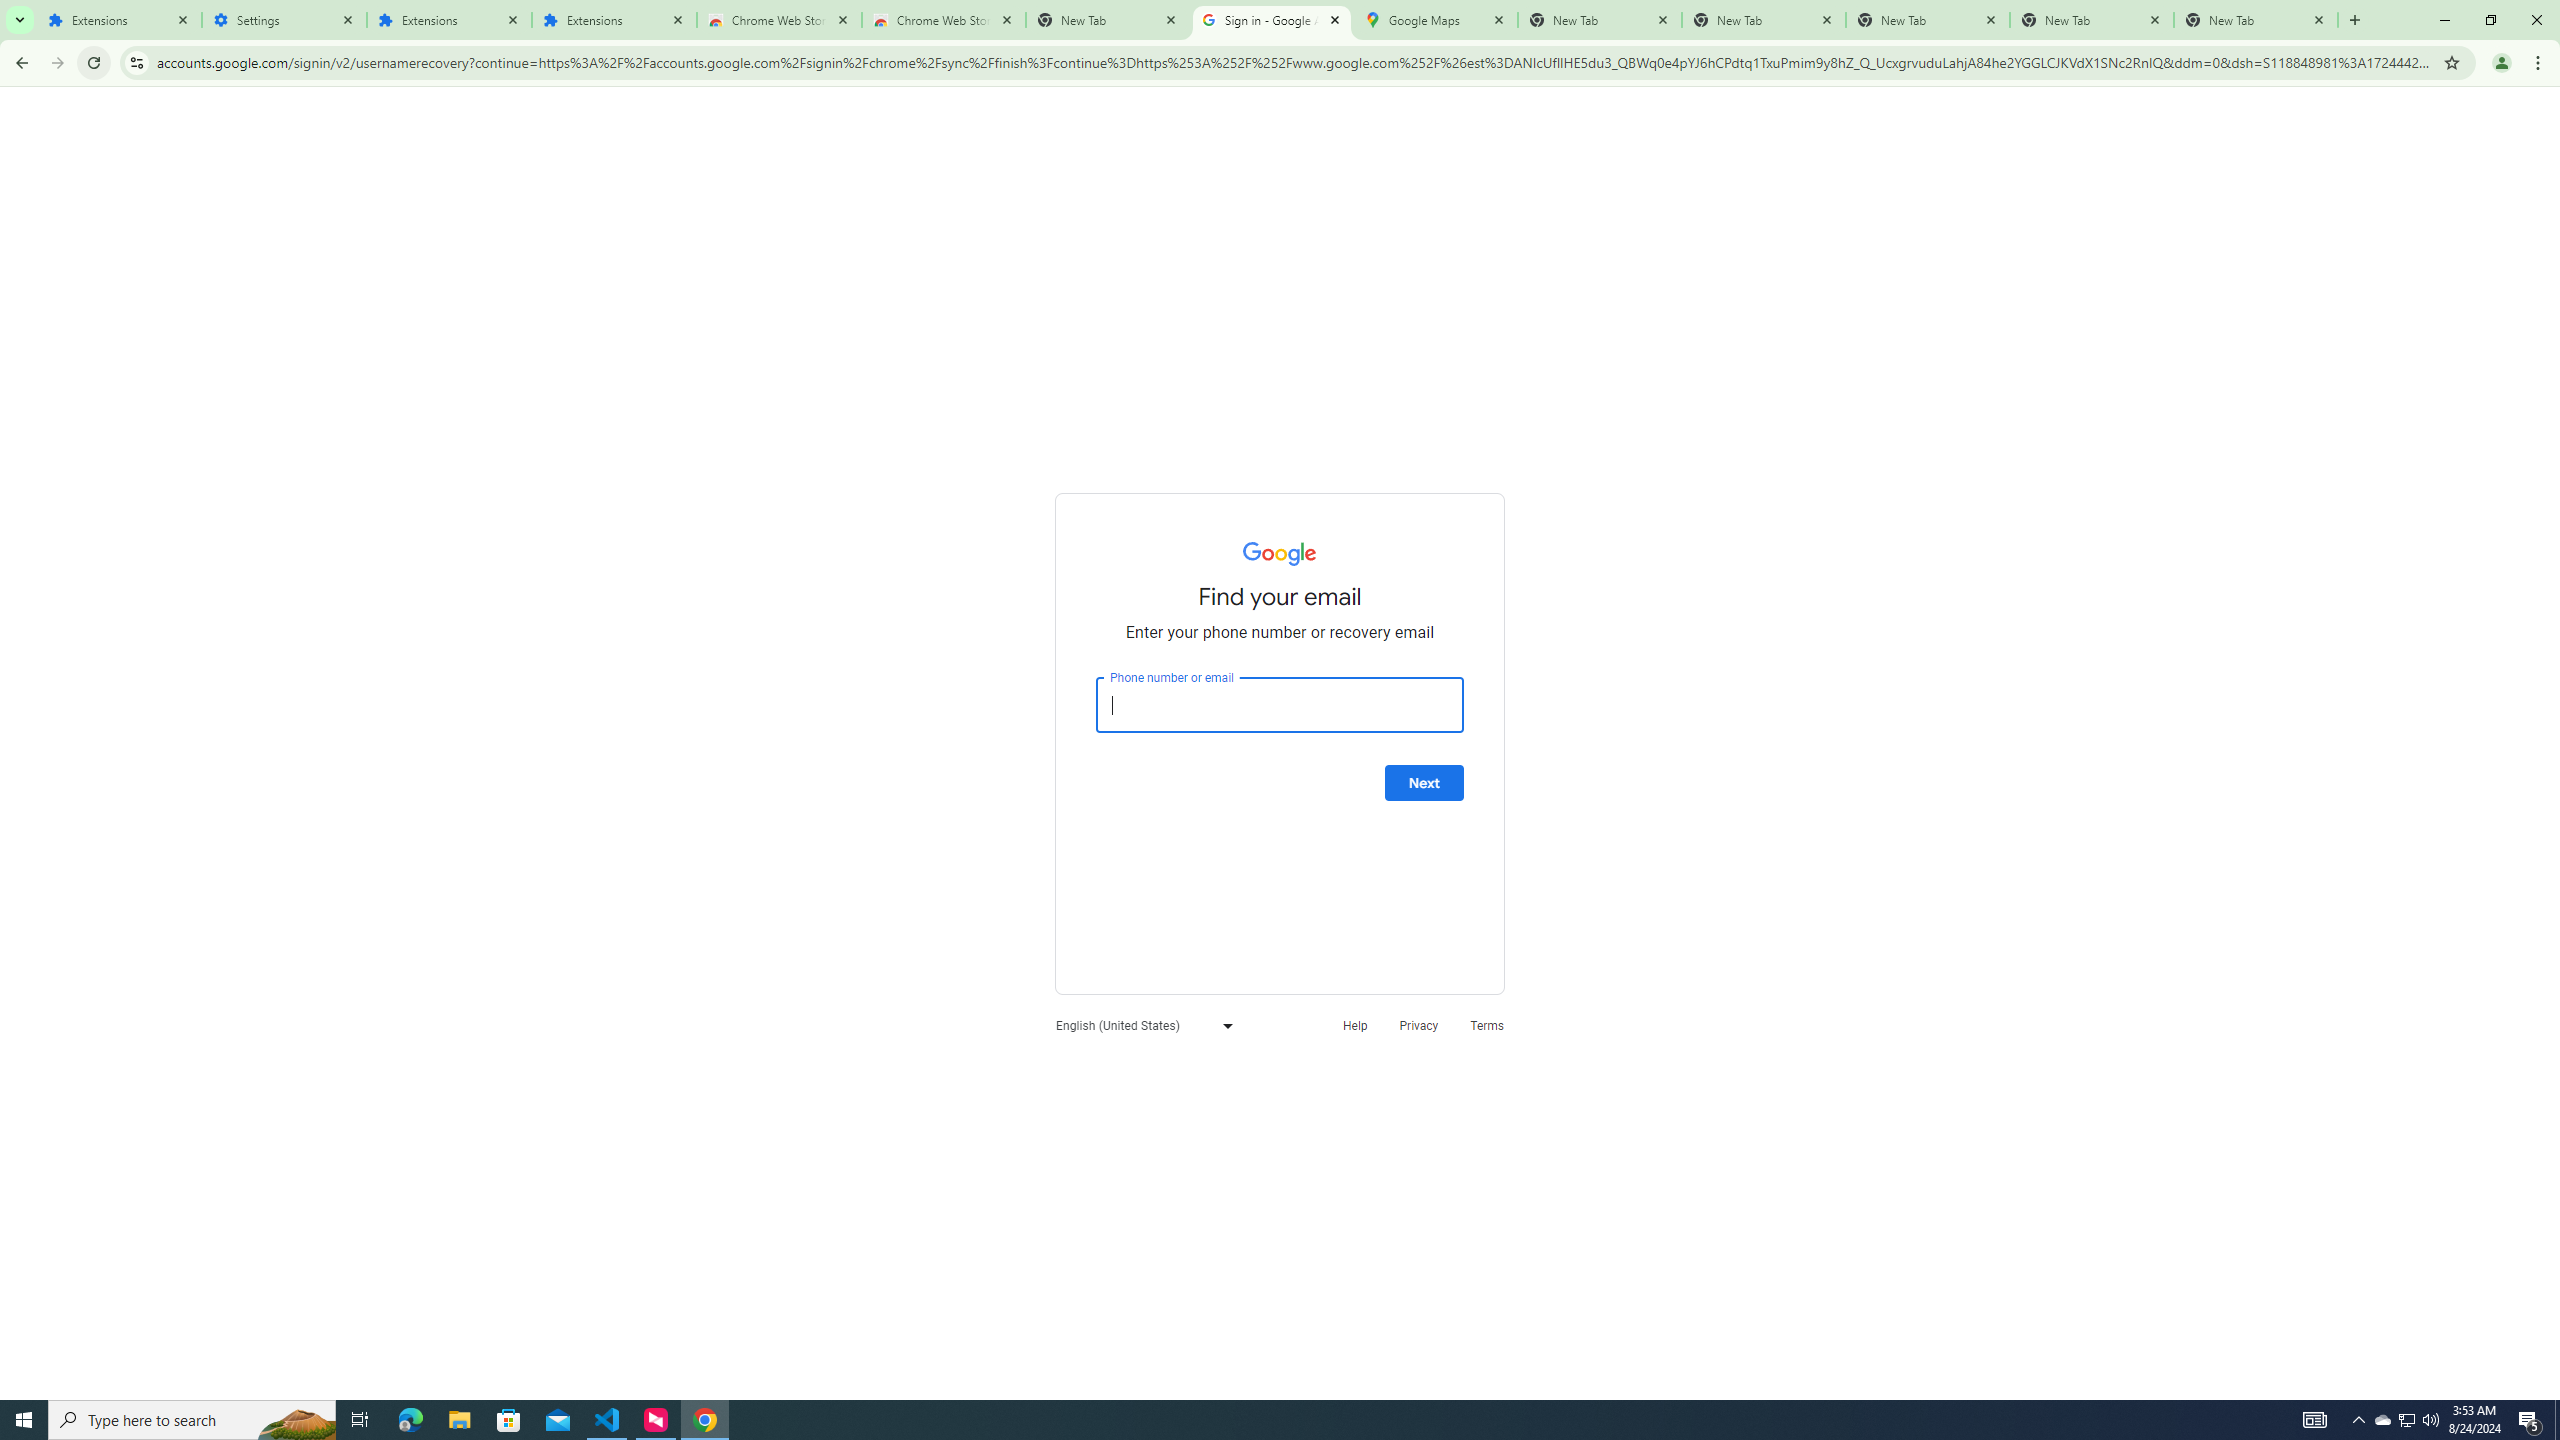  What do you see at coordinates (1271, 19) in the screenshot?
I see `'Sign in - Google Accounts'` at bounding box center [1271, 19].